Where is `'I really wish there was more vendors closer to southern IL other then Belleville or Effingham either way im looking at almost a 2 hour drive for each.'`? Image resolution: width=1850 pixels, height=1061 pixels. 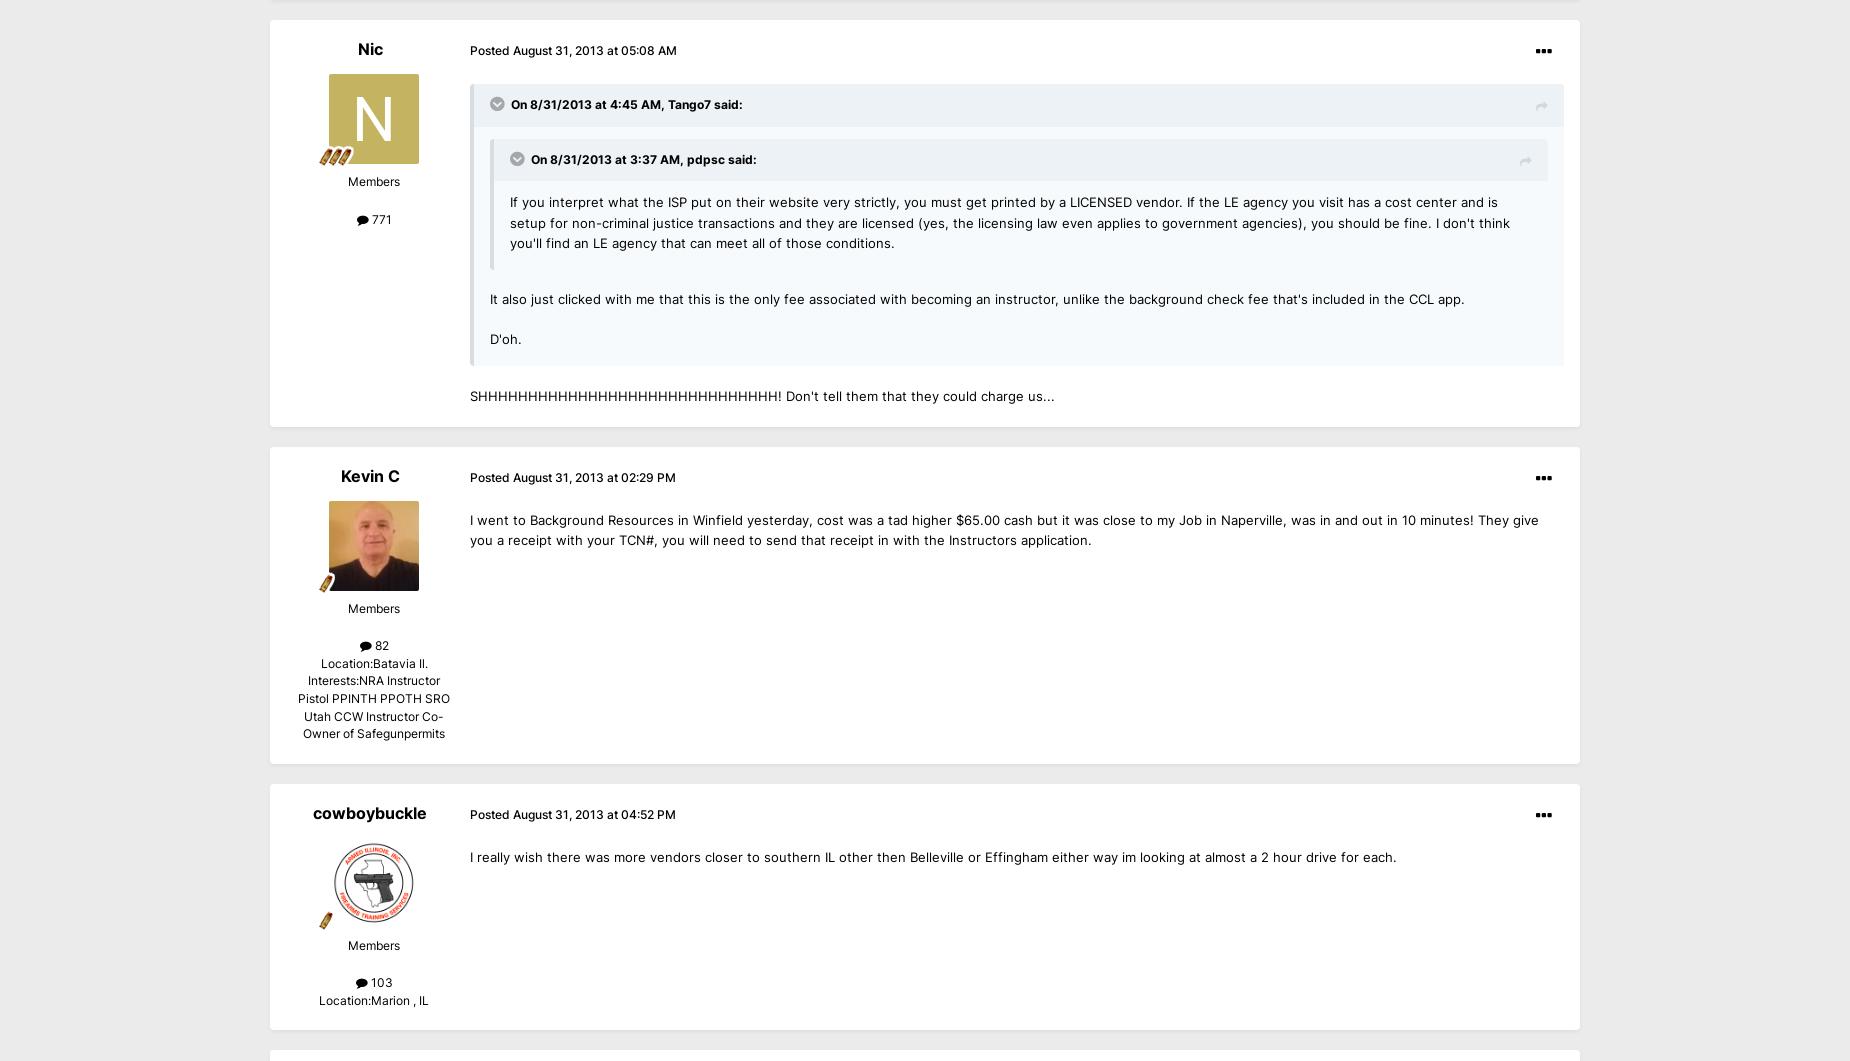 'I really wish there was more vendors closer to southern IL other then Belleville or Effingham either way im looking at almost a 2 hour drive for each.' is located at coordinates (932, 856).